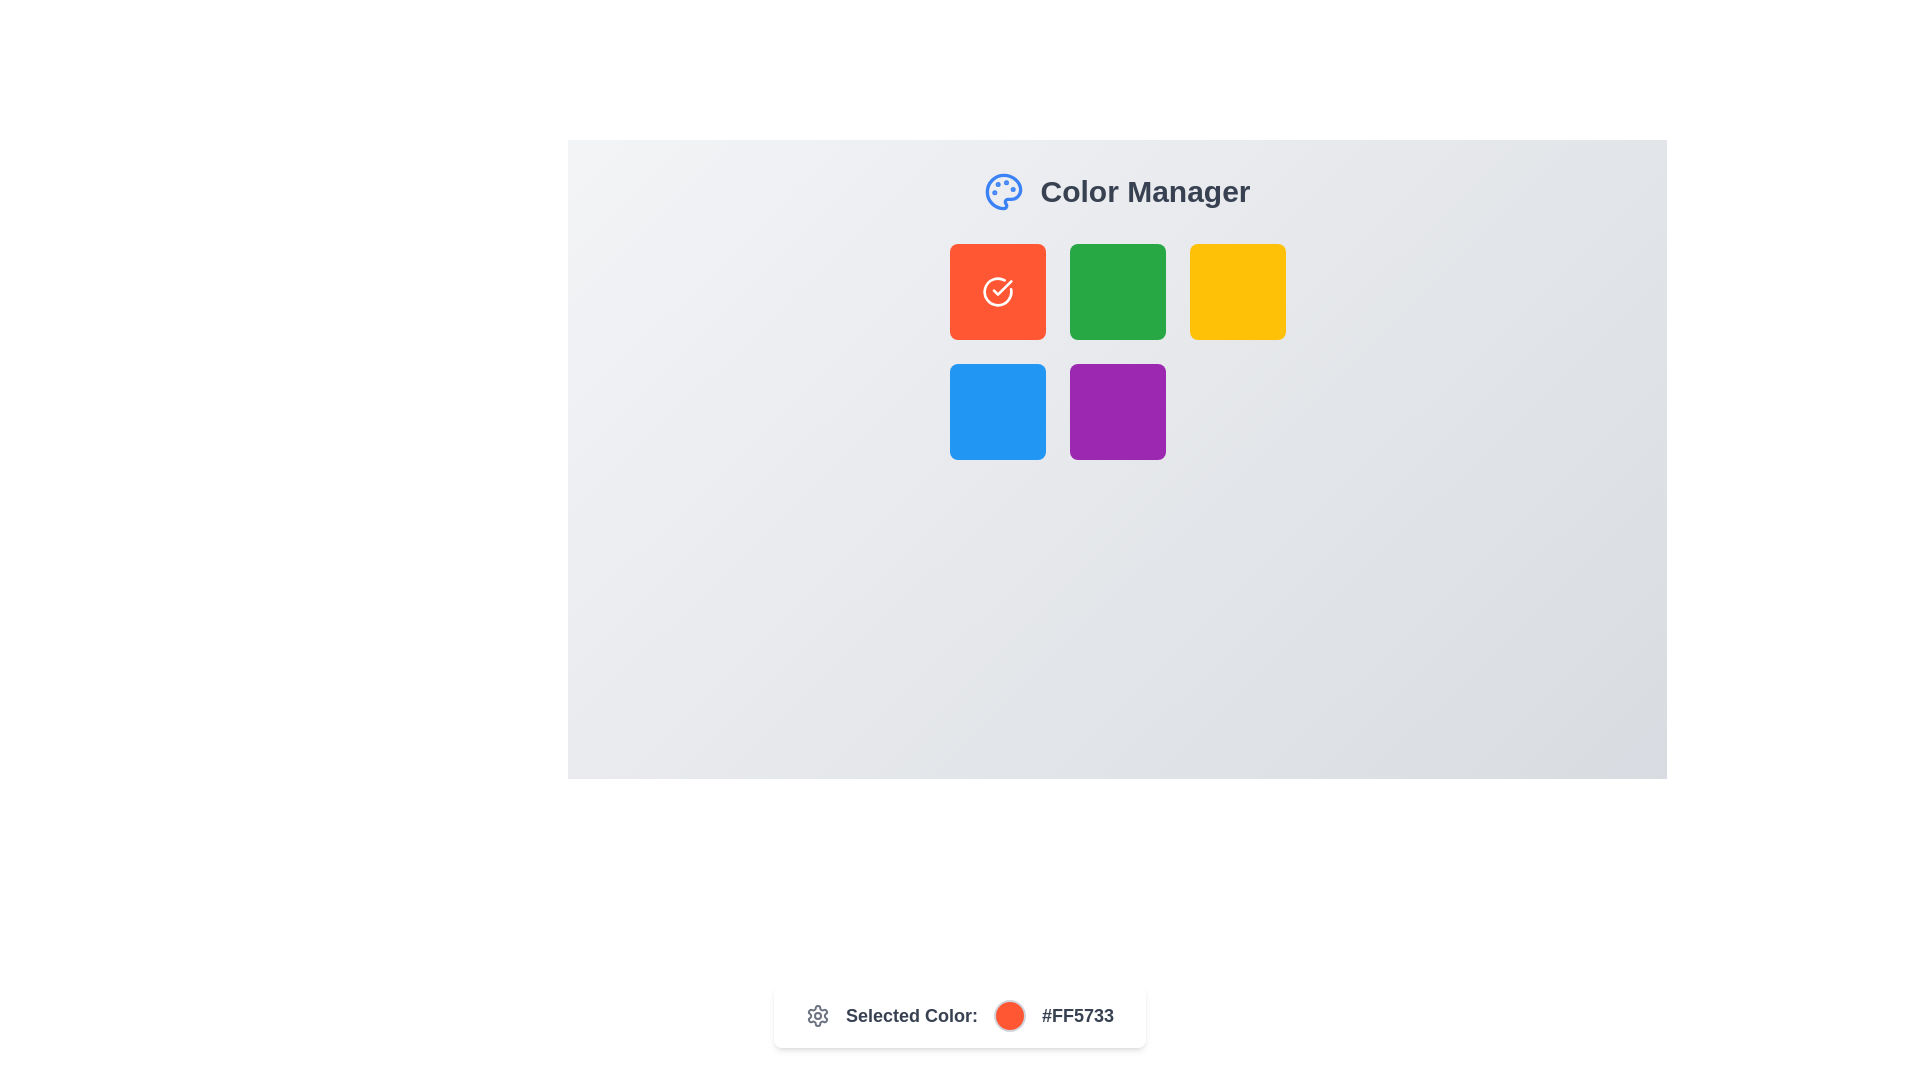 The image size is (1920, 1080). Describe the element at coordinates (1116, 292) in the screenshot. I see `the square button with a rounded border, filled with a solid green color, located in the second column of the first row within a 3x3 grid structure` at that location.